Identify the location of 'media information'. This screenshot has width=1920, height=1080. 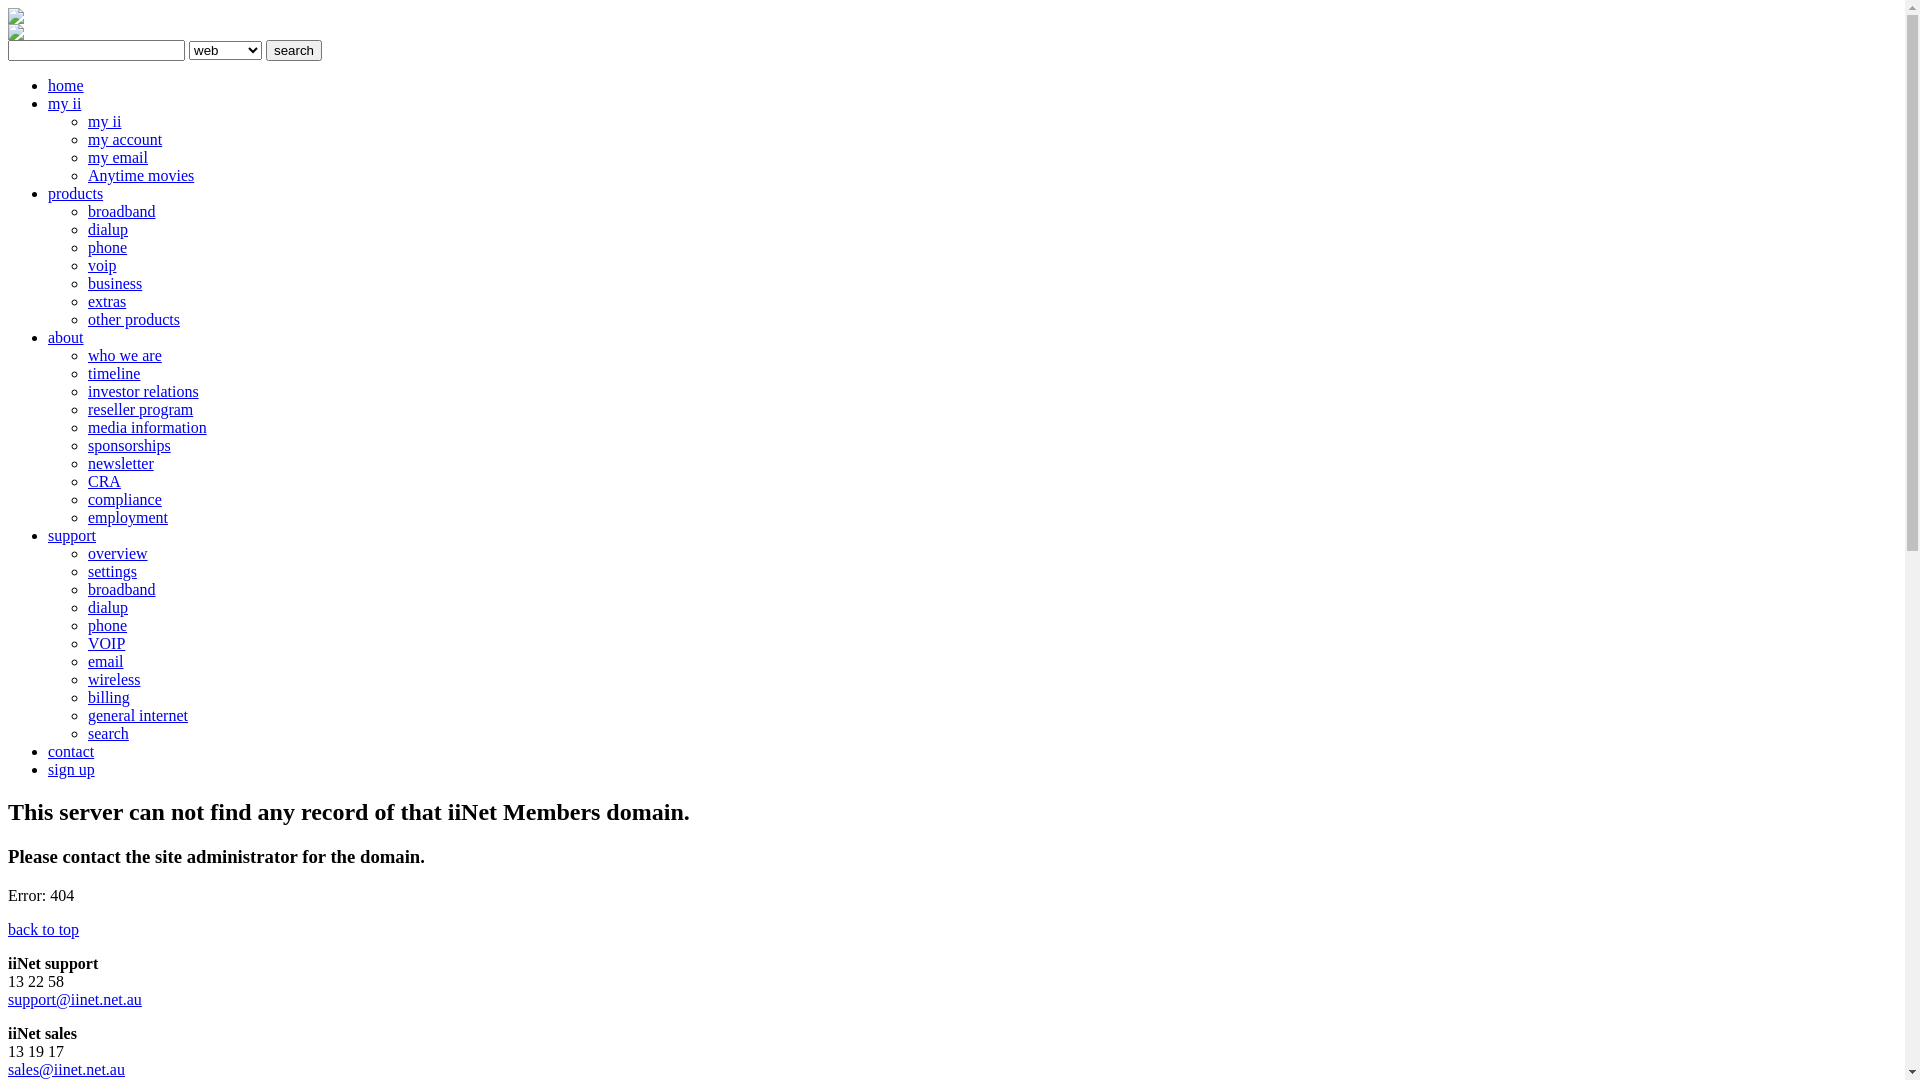
(86, 426).